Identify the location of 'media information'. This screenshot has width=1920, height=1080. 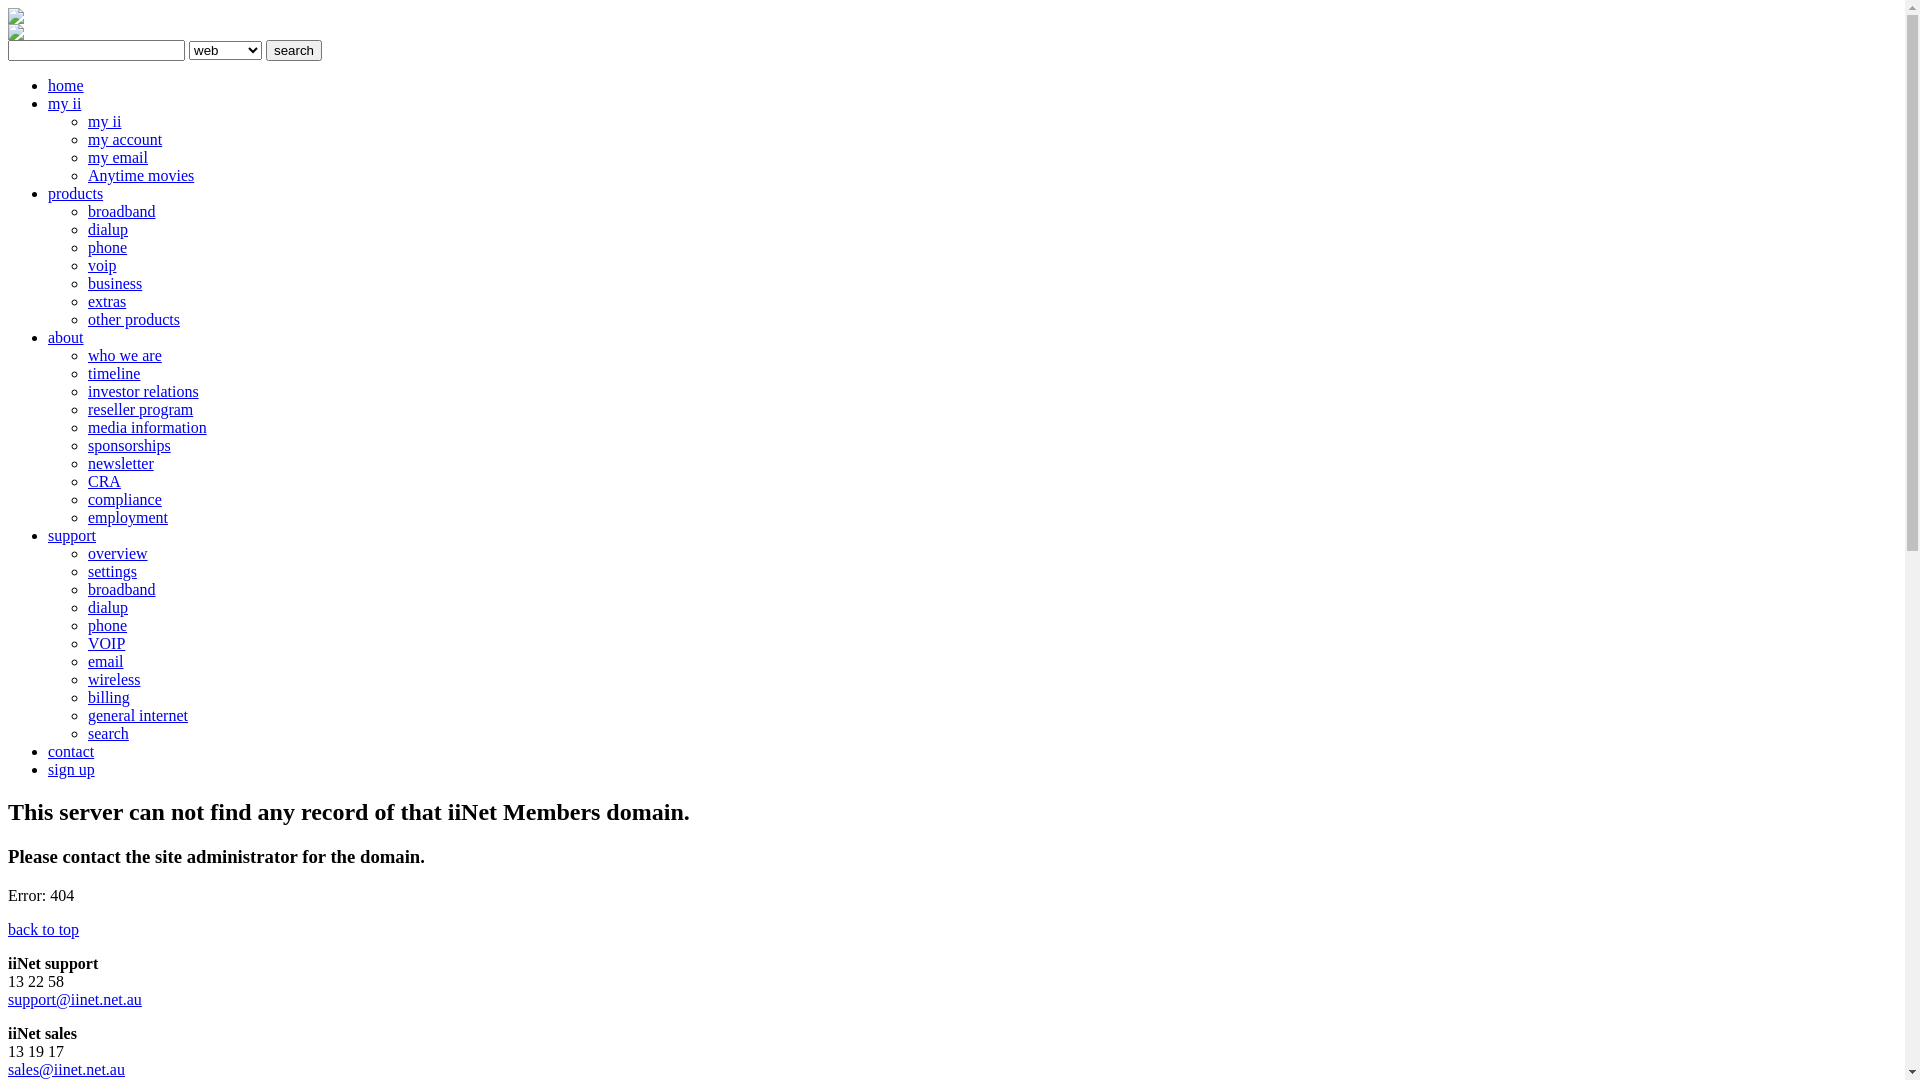
(86, 426).